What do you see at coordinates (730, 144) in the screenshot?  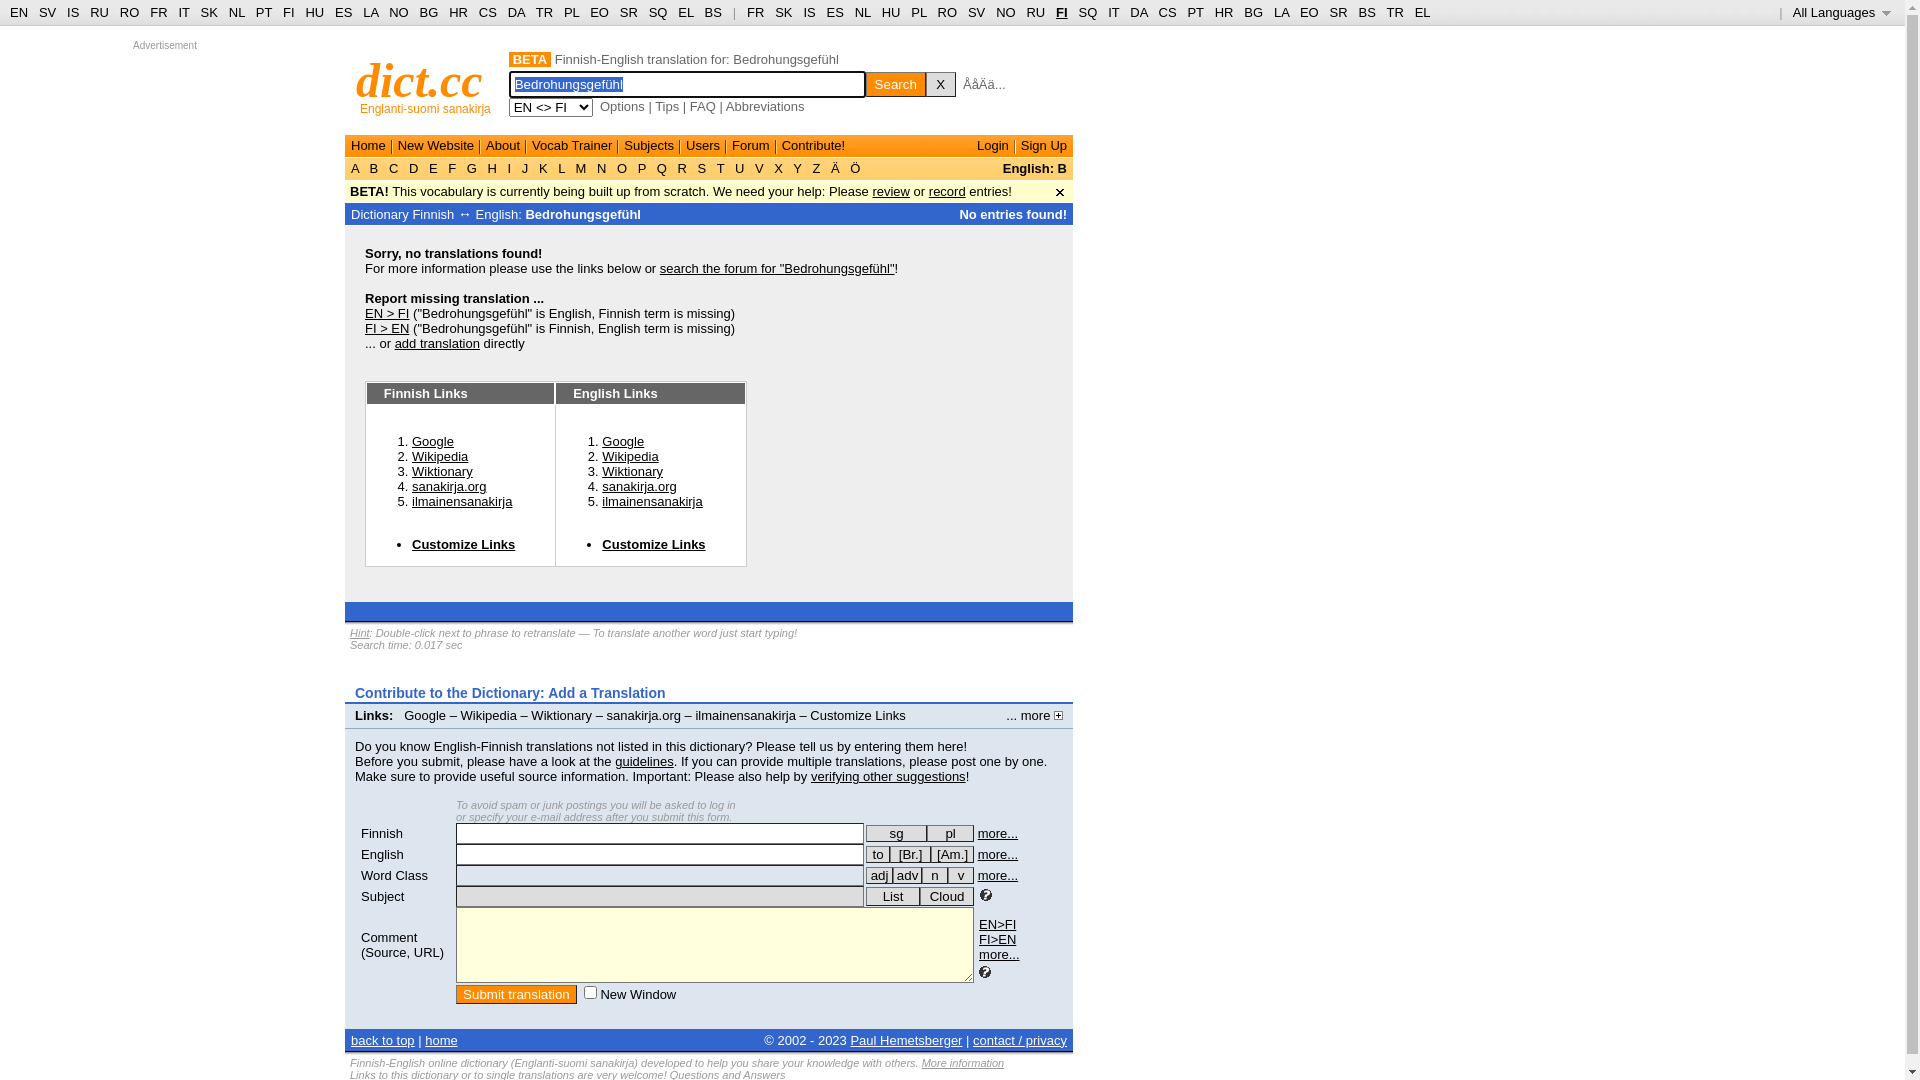 I see `'Forum'` at bounding box center [730, 144].